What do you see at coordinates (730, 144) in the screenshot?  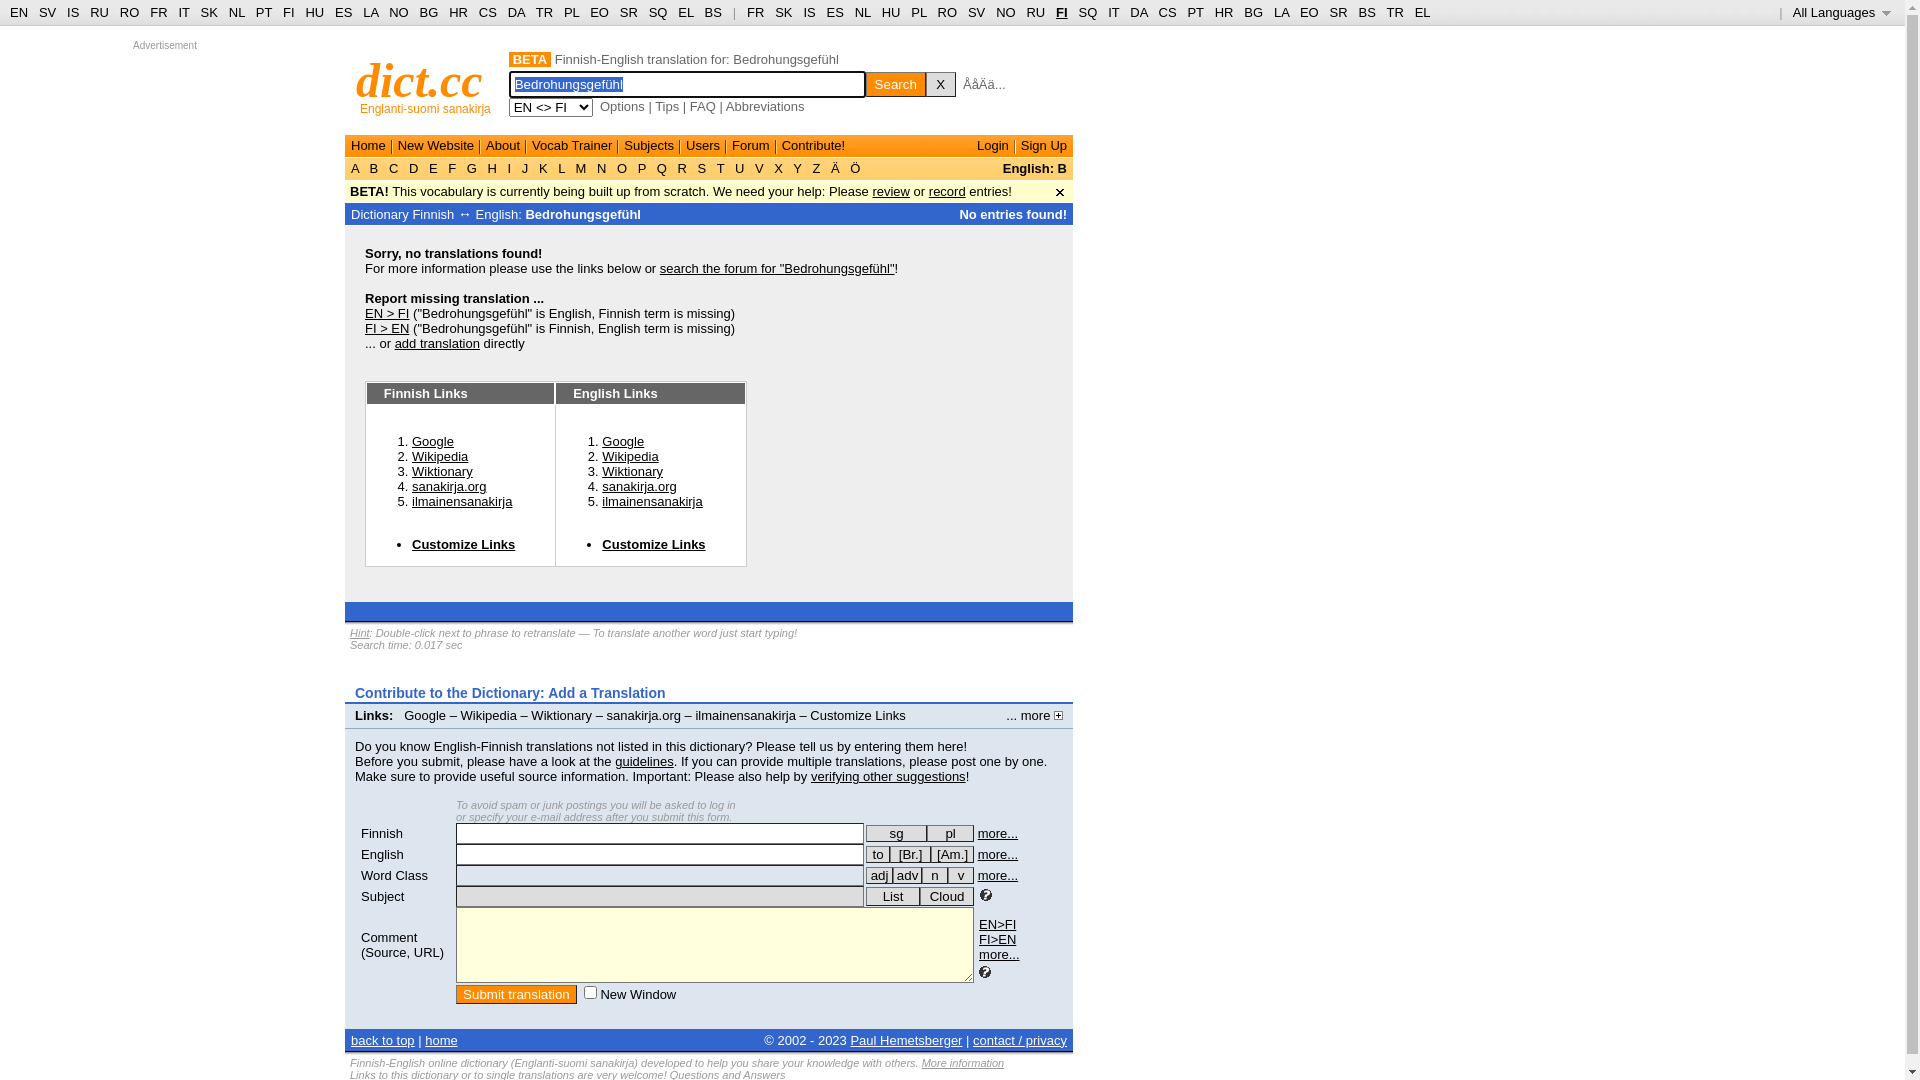 I see `'Forum'` at bounding box center [730, 144].